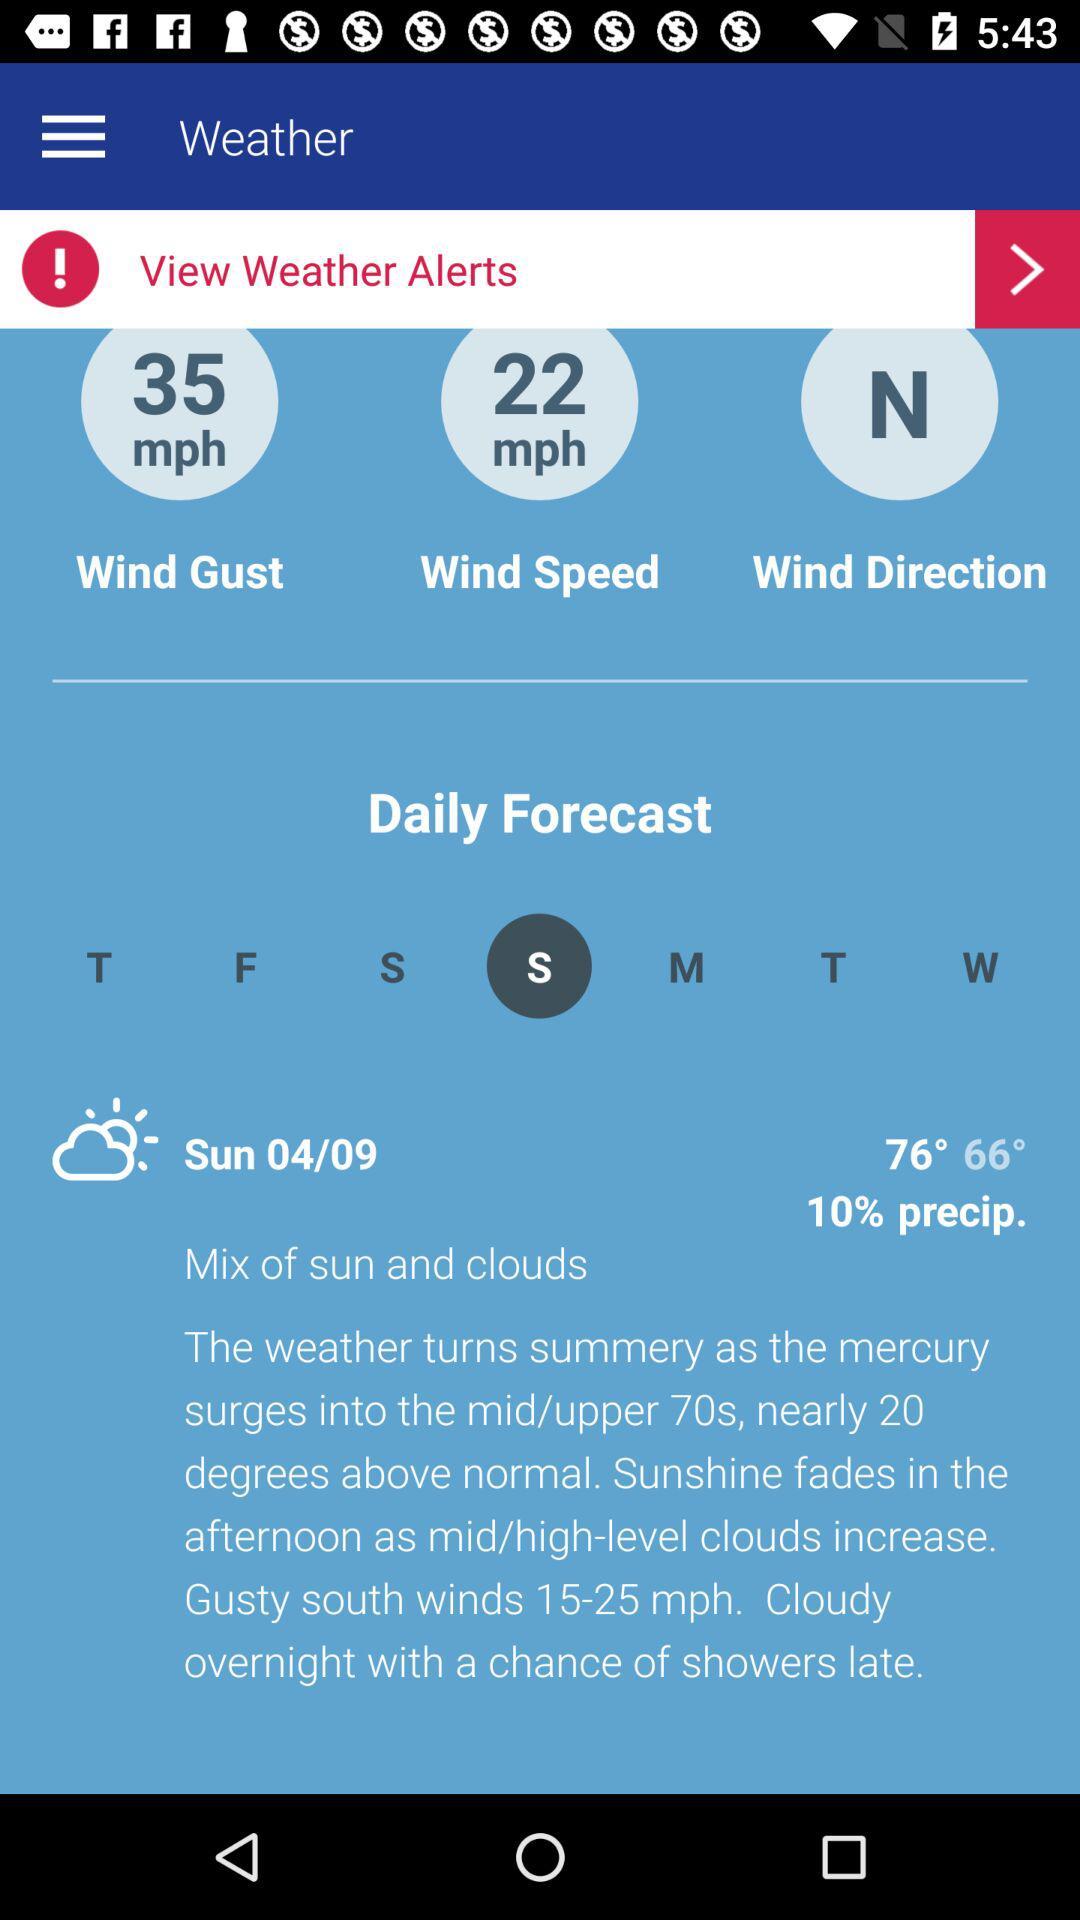 Image resolution: width=1080 pixels, height=1920 pixels. I want to click on item next to the s icon, so click(685, 965).